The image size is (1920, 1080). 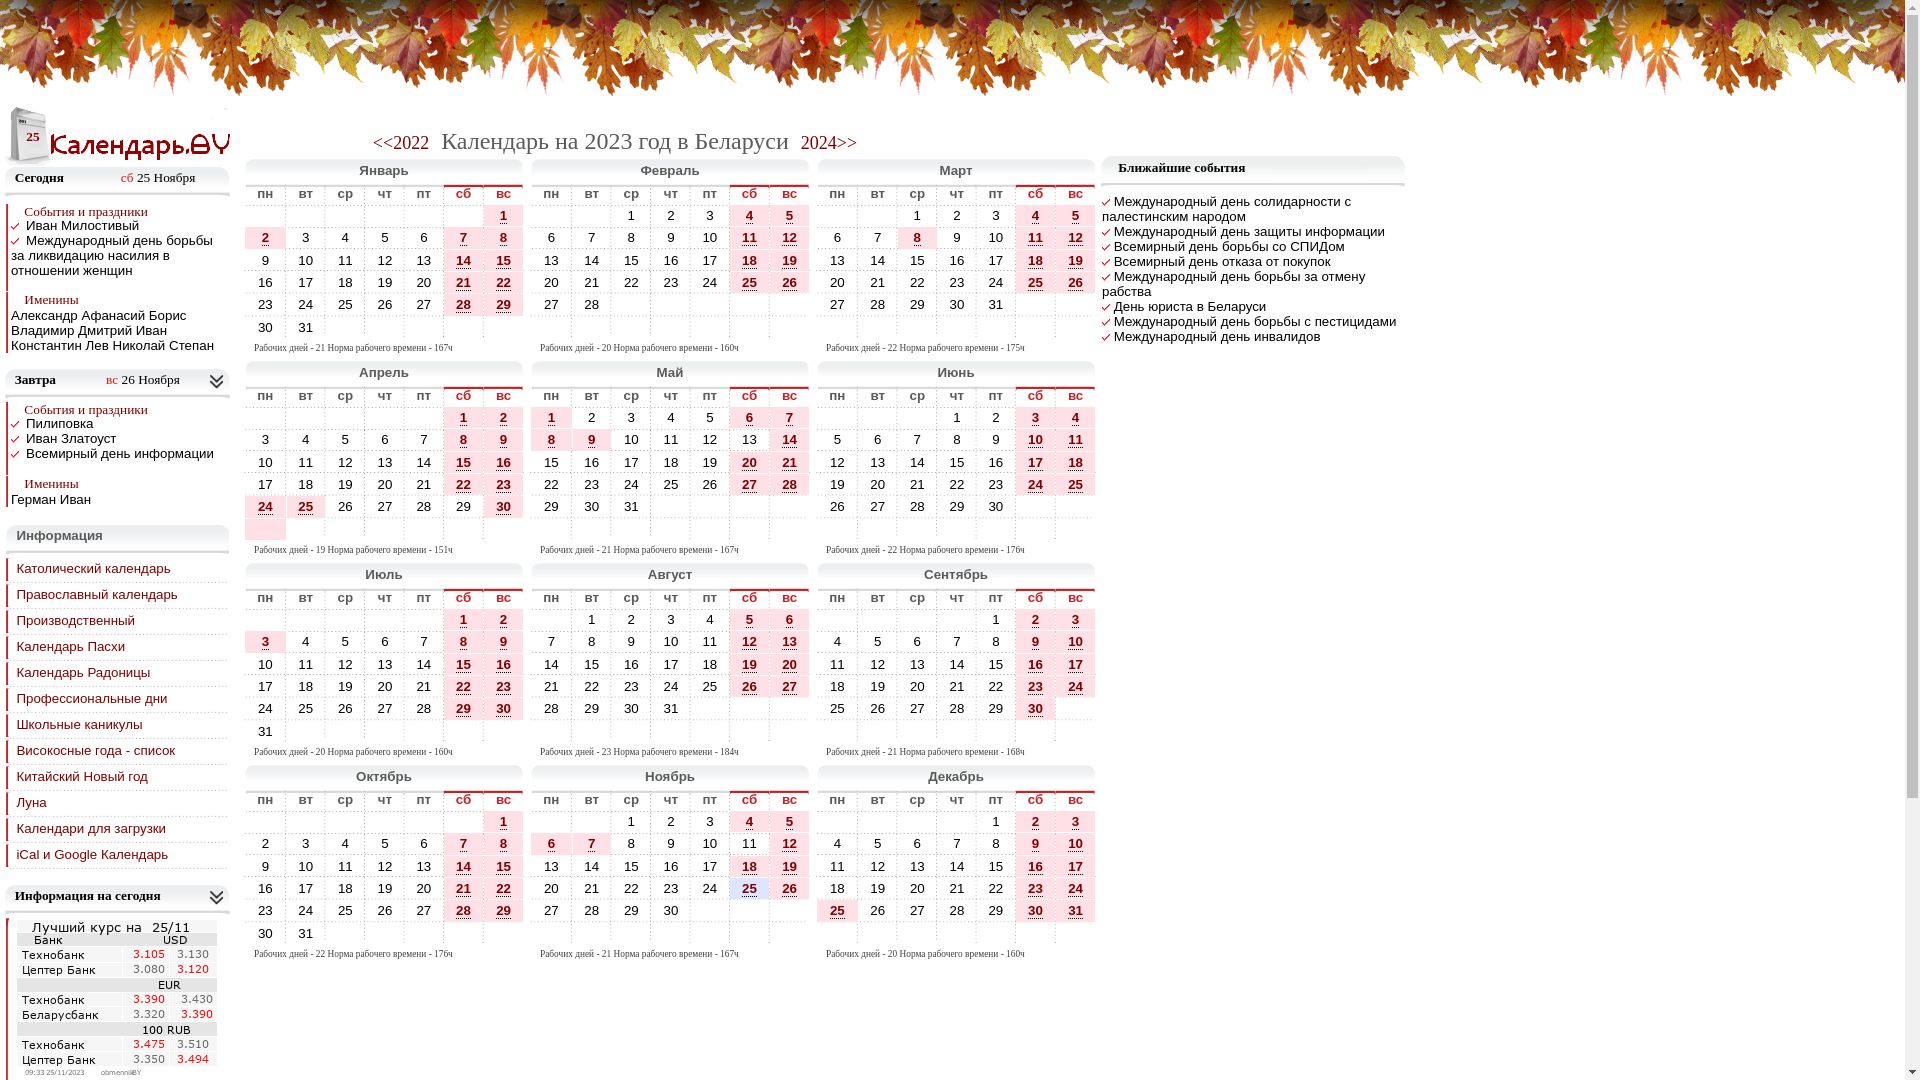 What do you see at coordinates (916, 237) in the screenshot?
I see `'8'` at bounding box center [916, 237].